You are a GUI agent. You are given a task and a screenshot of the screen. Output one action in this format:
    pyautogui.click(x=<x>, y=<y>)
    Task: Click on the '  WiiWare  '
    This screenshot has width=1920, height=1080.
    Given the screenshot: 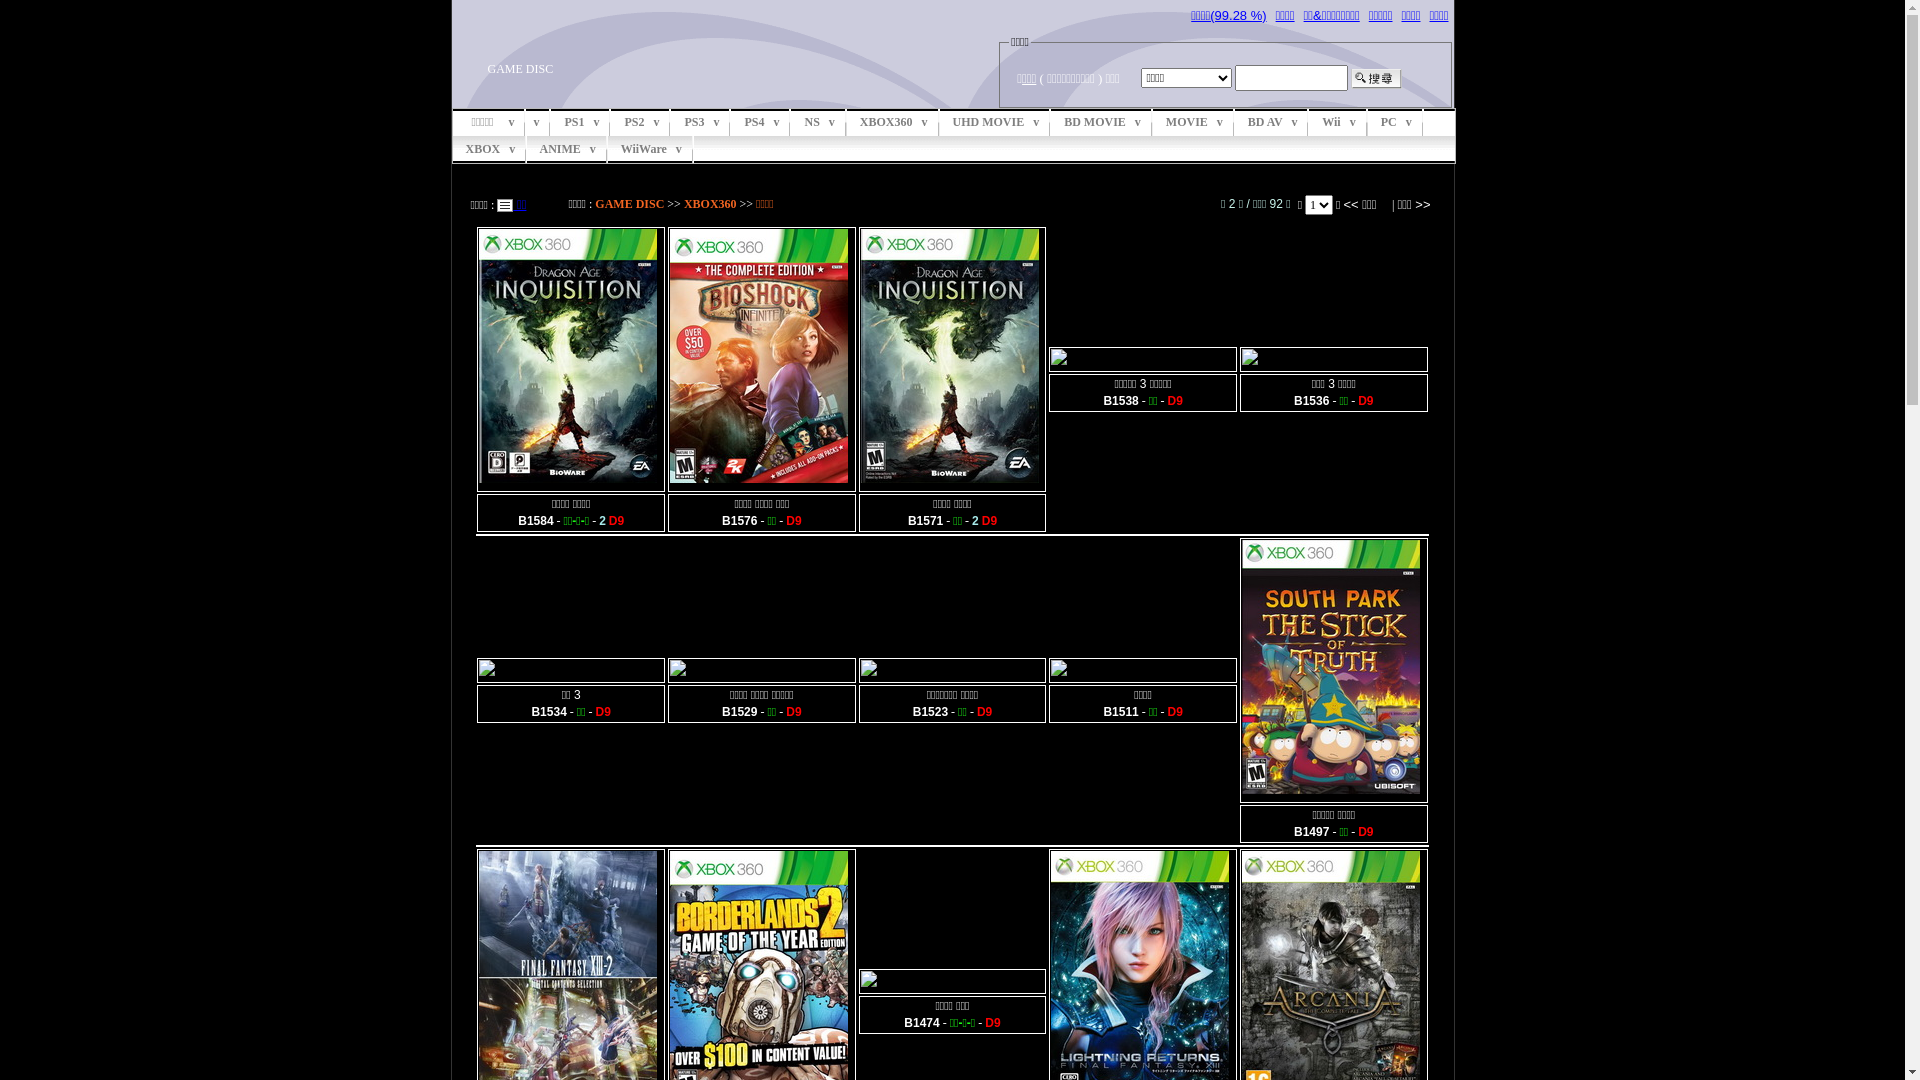 What is the action you would take?
    pyautogui.click(x=607, y=148)
    